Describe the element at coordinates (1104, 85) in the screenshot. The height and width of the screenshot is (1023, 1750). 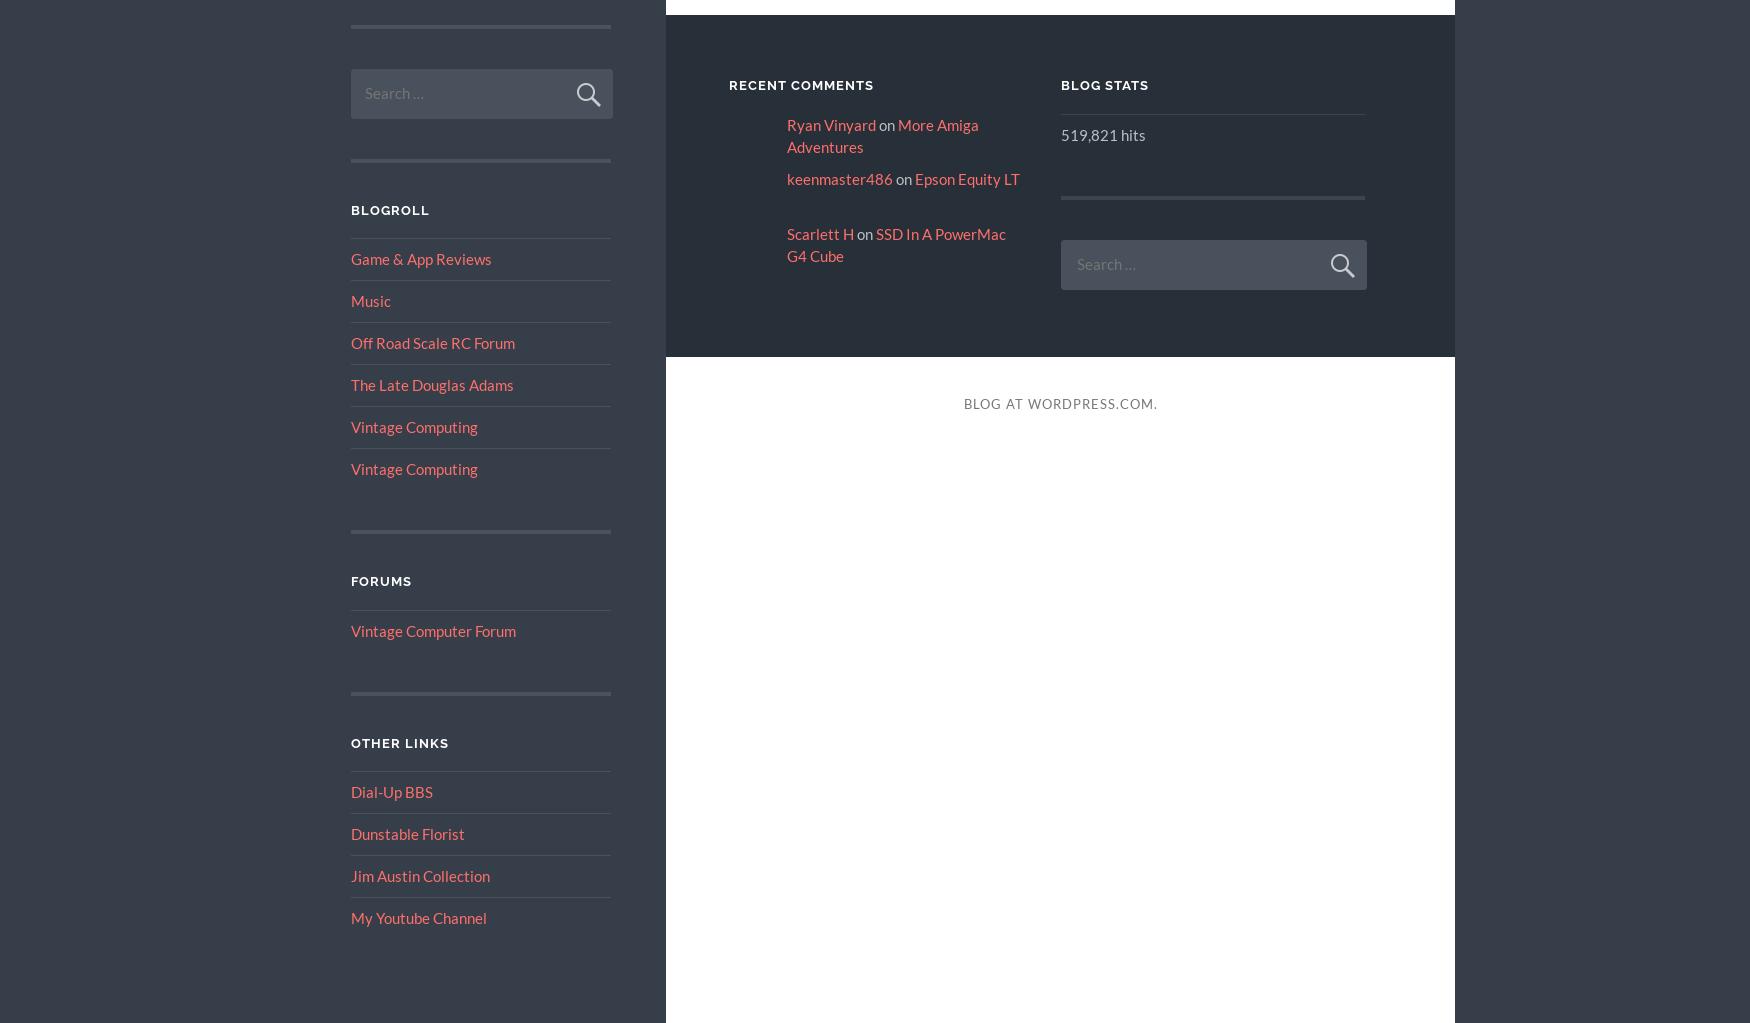
I see `'Blog Stats'` at that location.